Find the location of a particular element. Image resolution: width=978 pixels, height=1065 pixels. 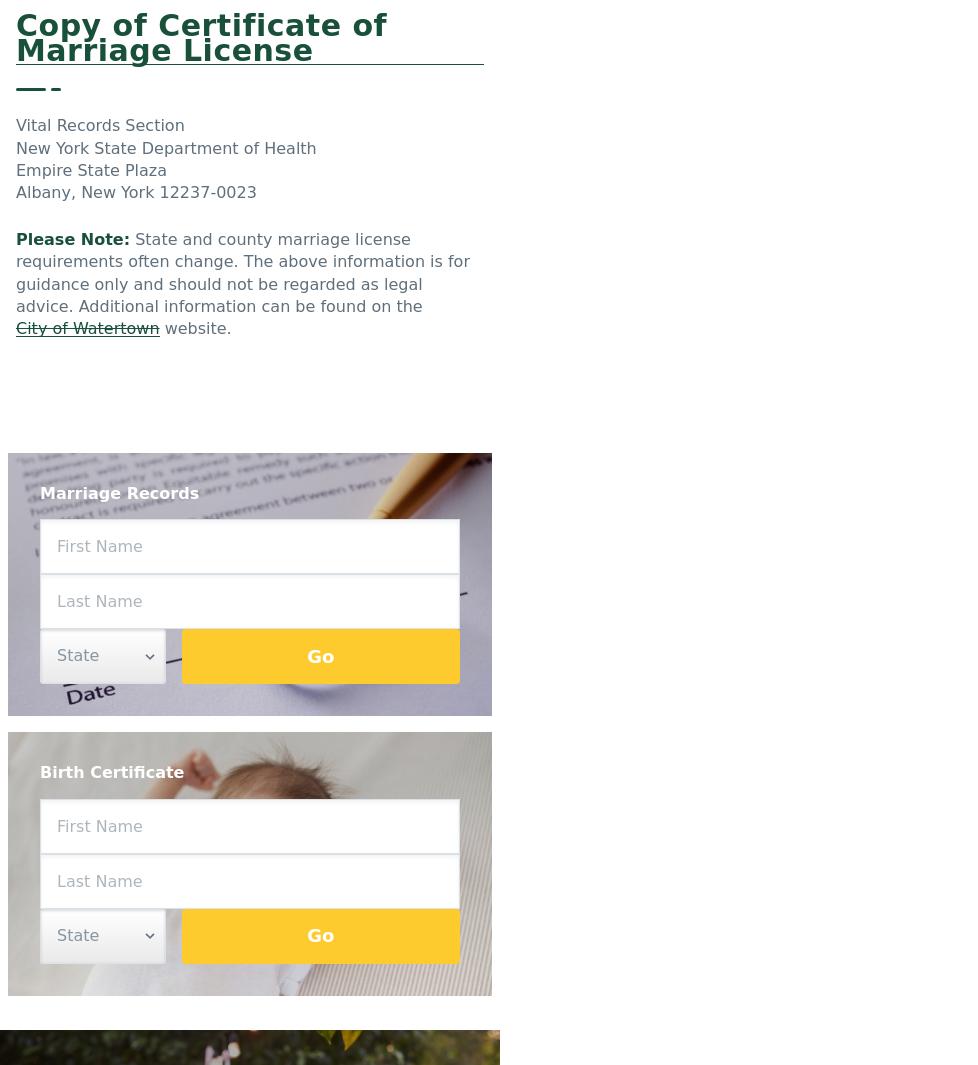

'Copy of Certificate of Marriage License' is located at coordinates (201, 36).